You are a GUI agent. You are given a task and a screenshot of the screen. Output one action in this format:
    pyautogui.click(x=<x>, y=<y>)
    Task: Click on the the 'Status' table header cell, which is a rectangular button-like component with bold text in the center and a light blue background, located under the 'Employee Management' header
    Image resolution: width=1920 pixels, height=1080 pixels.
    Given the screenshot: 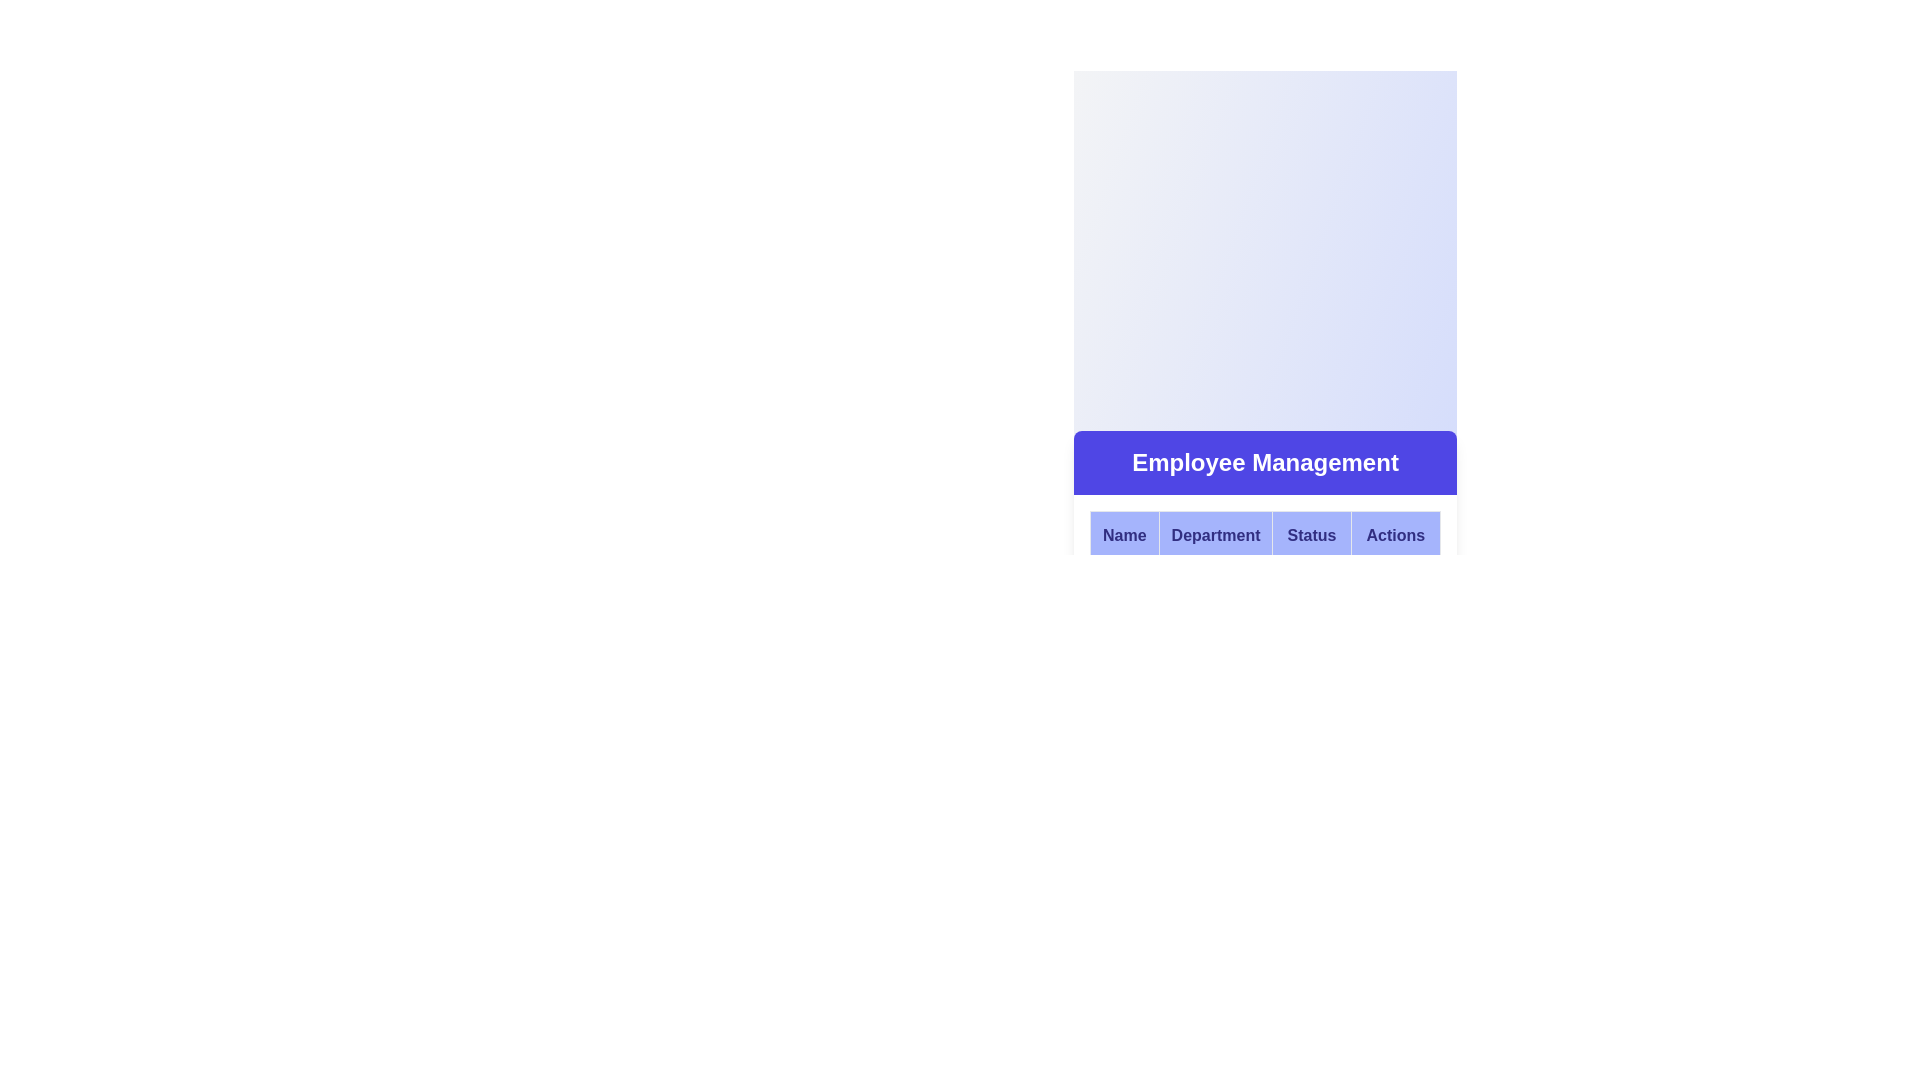 What is the action you would take?
    pyautogui.click(x=1312, y=534)
    